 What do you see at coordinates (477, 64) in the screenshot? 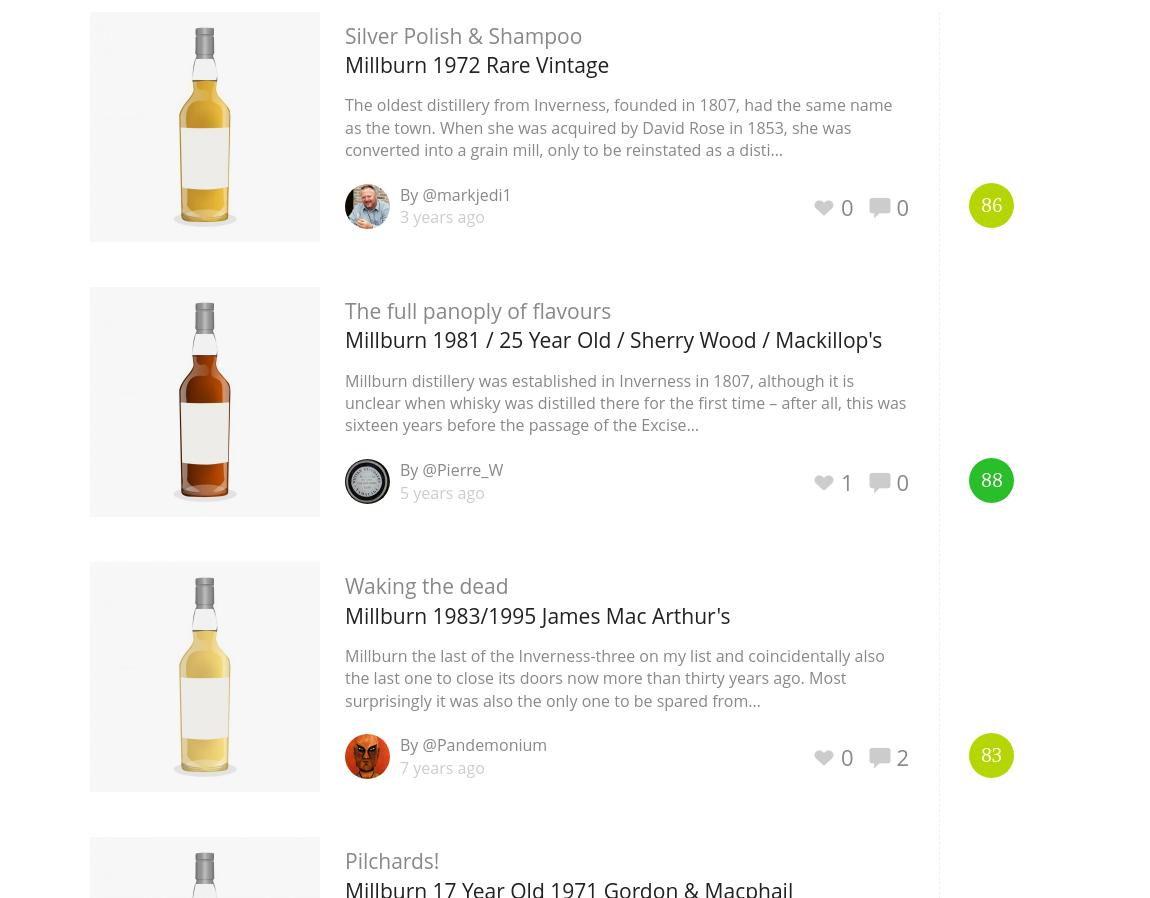
I see `'Millburn 1972 Rare Vintage'` at bounding box center [477, 64].